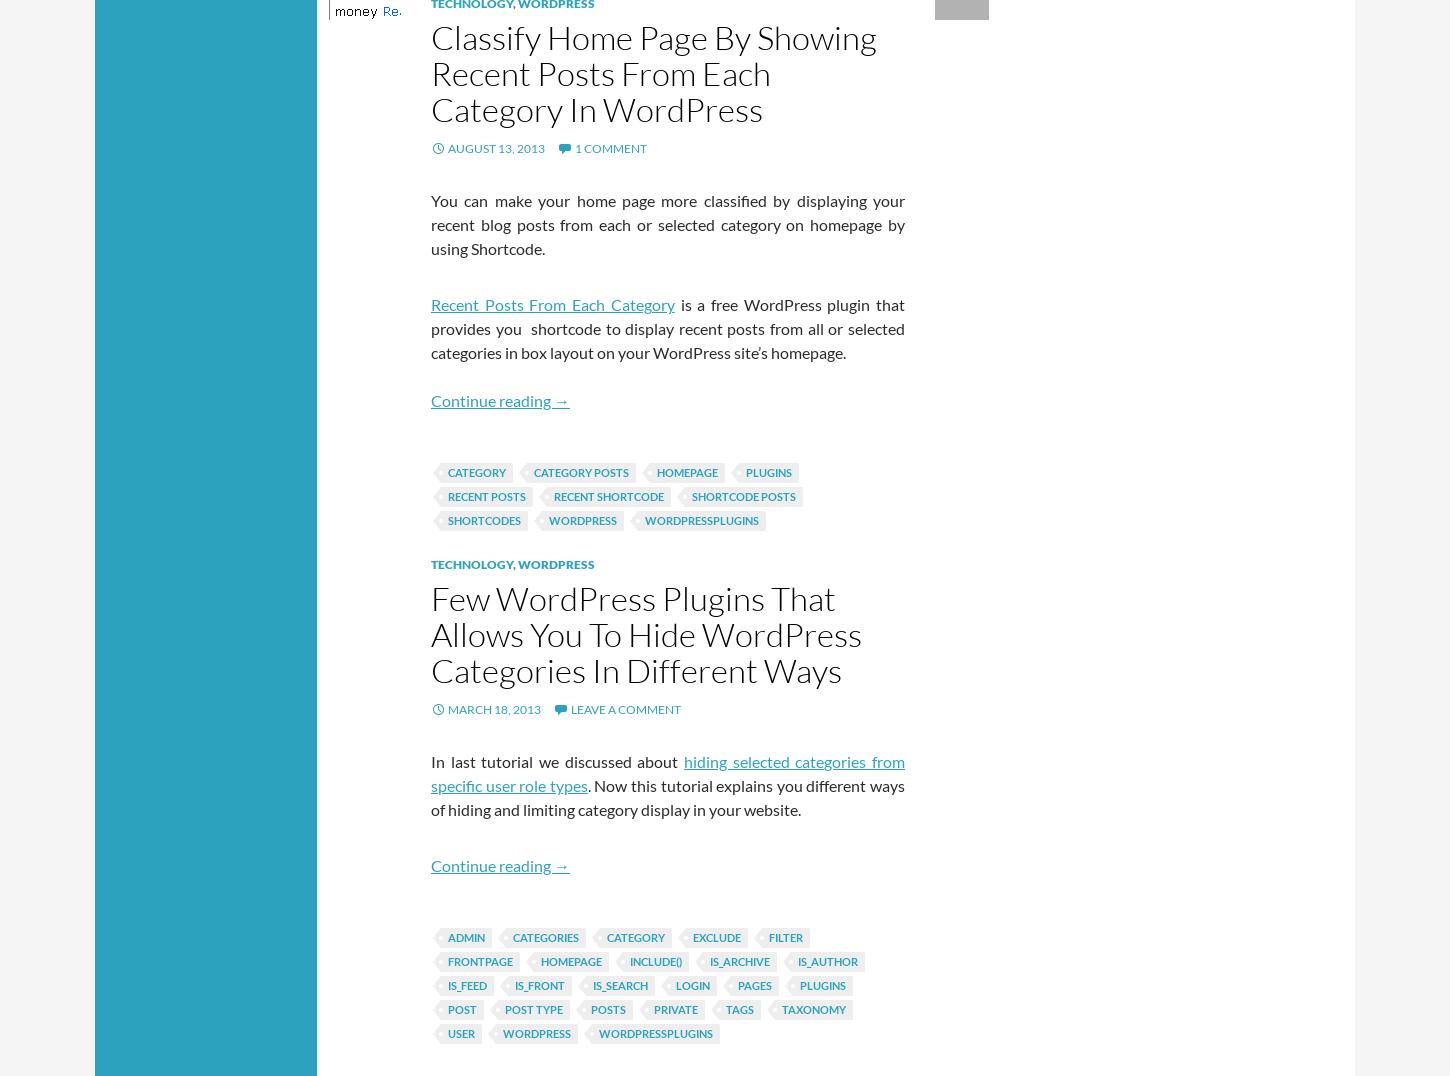 The height and width of the screenshot is (1076, 1450). Describe the element at coordinates (743, 496) in the screenshot. I see `'shortcode posts'` at that location.